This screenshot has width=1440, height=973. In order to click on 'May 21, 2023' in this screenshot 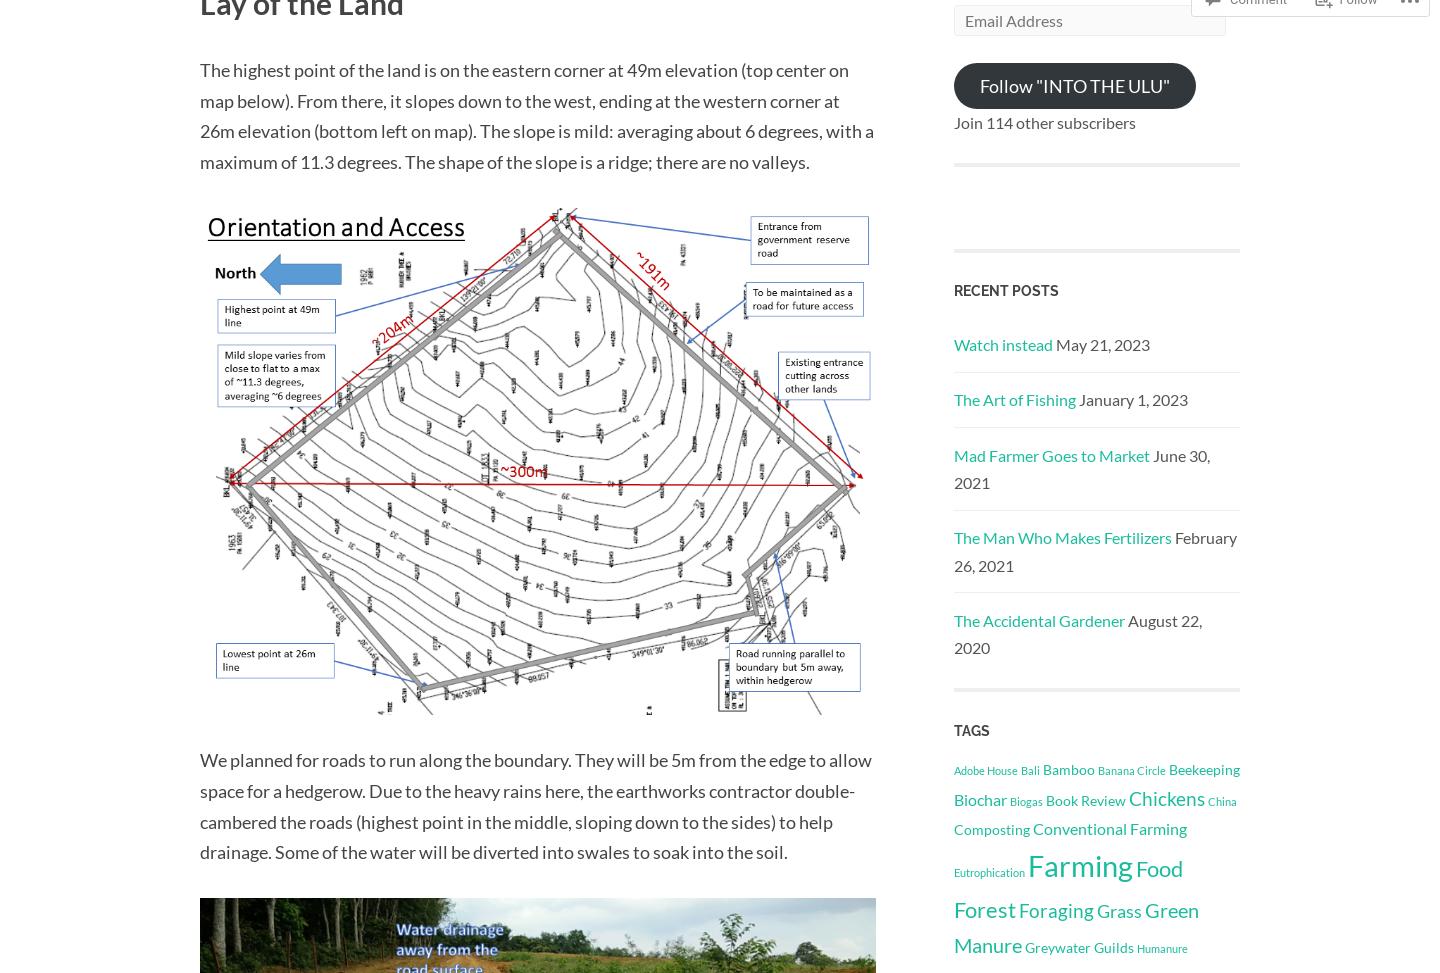, I will do `click(1102, 344)`.